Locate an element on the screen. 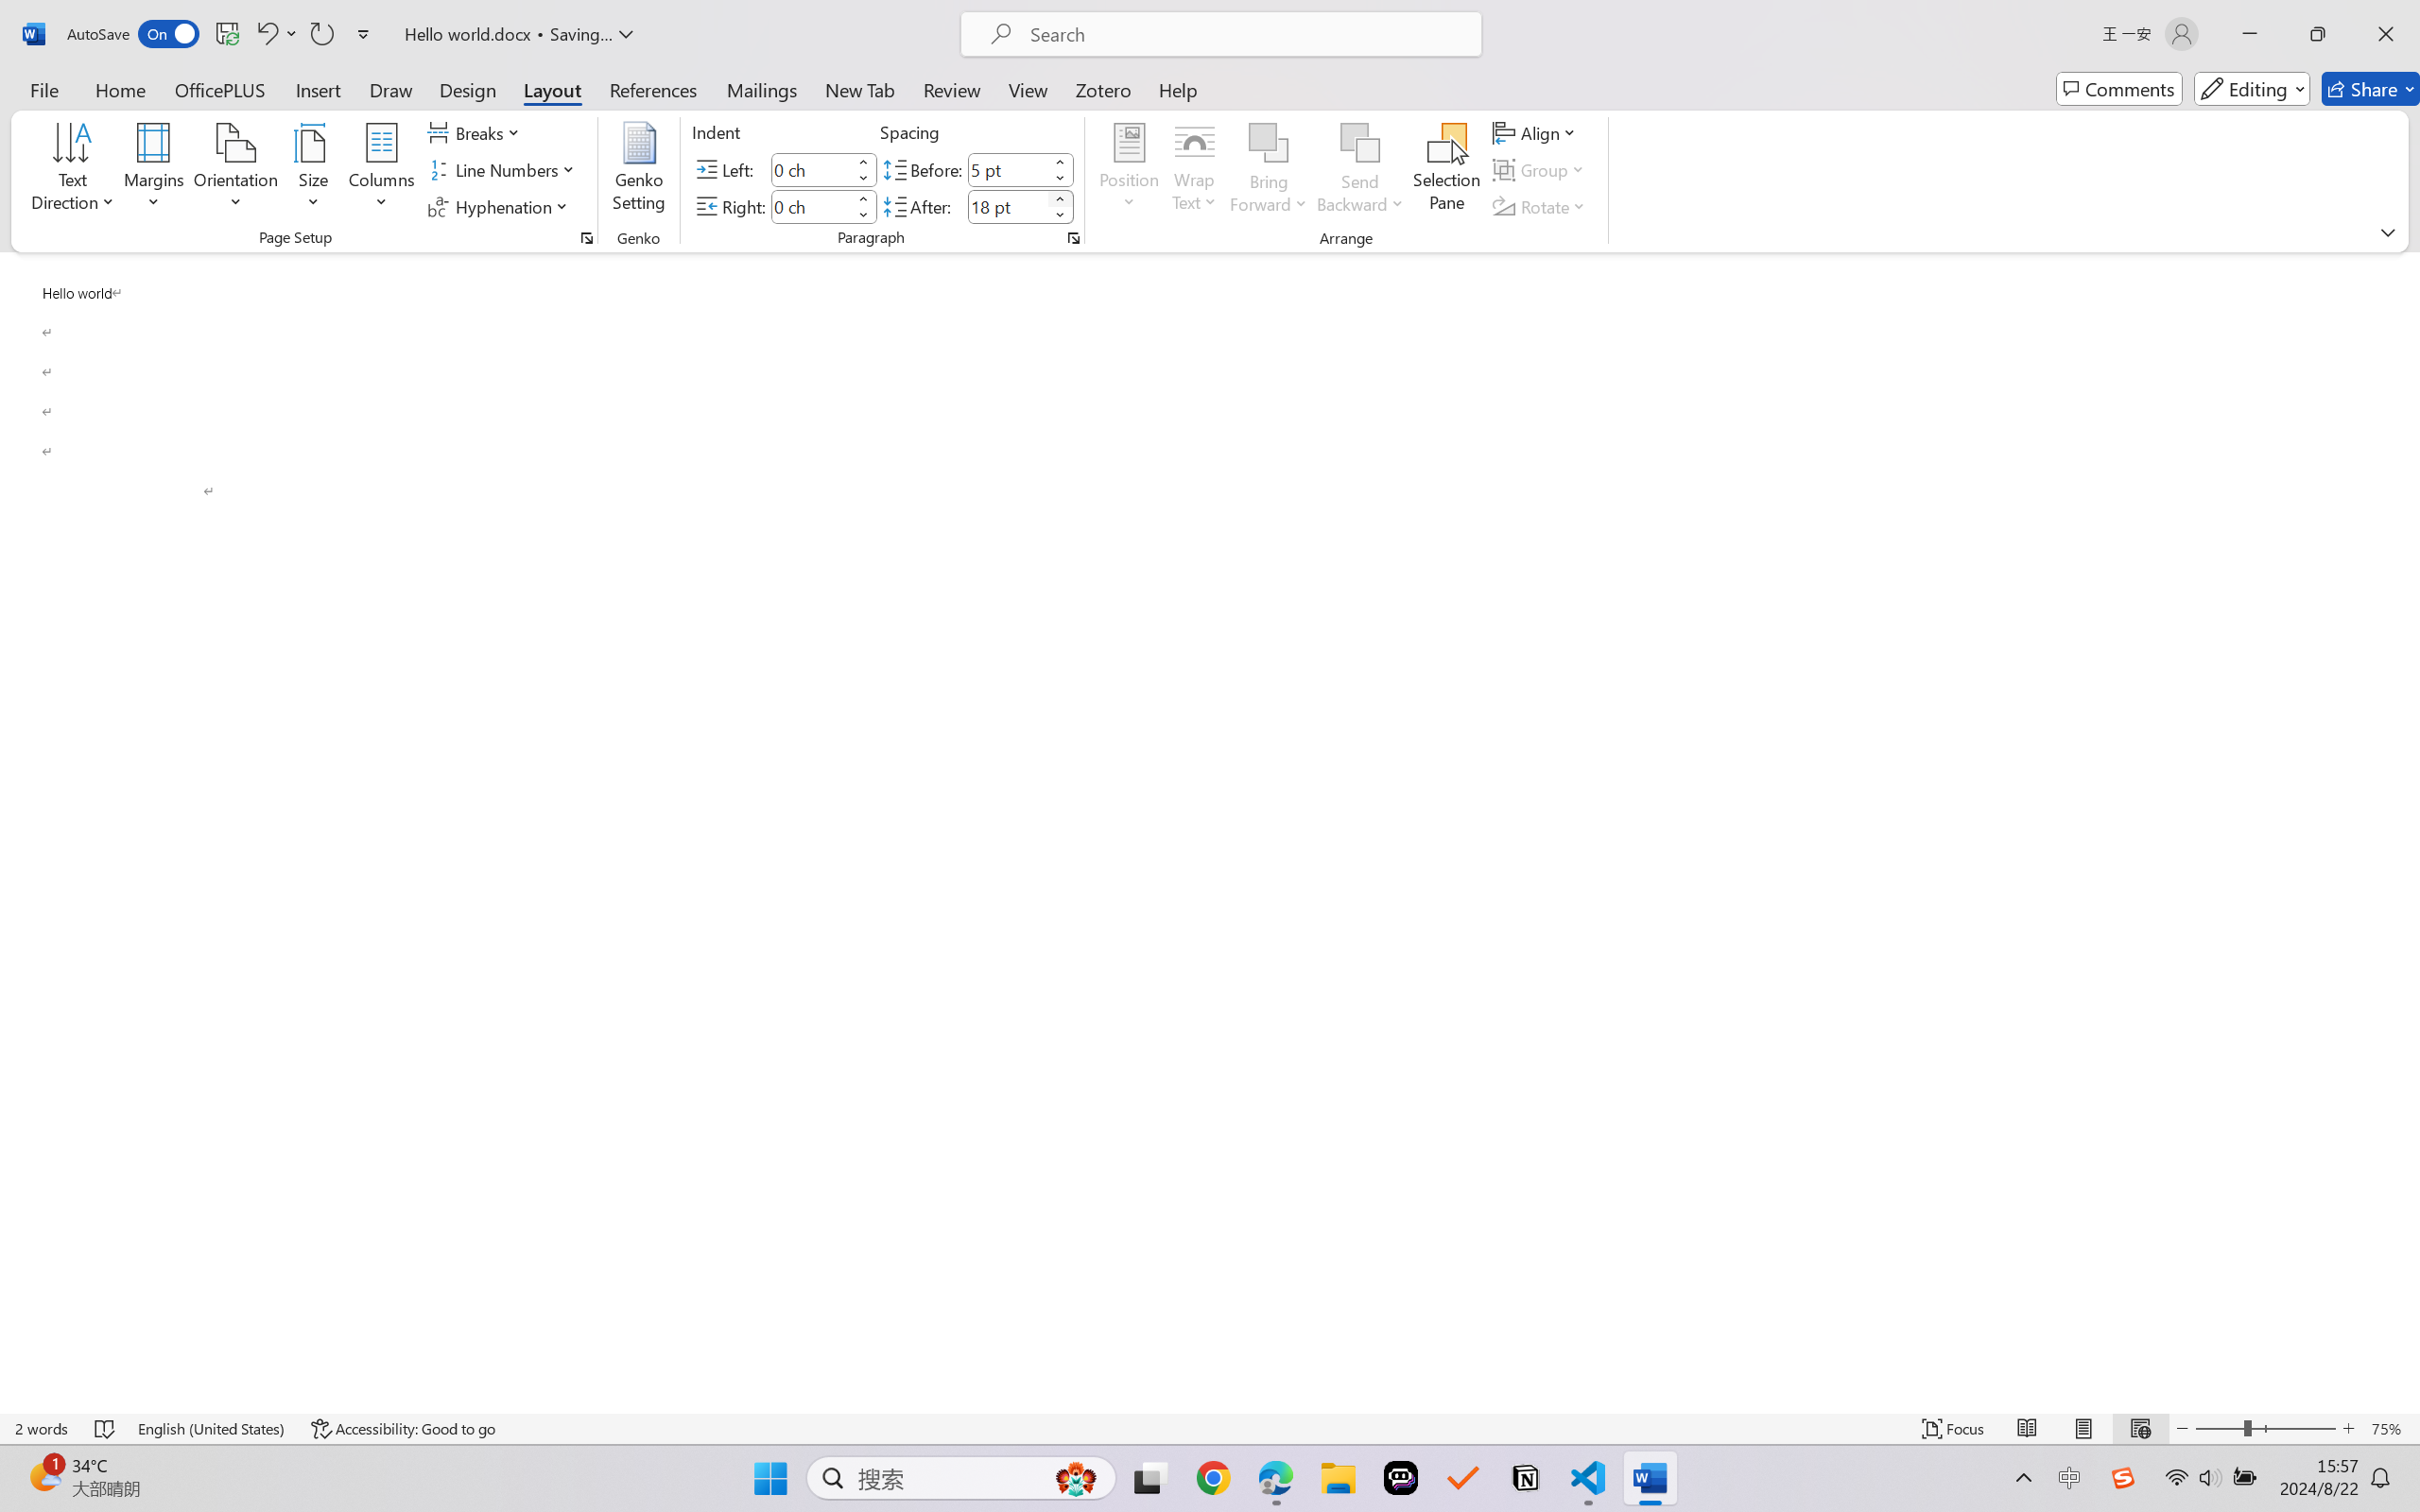 The height and width of the screenshot is (1512, 2420). 'Margins' is located at coordinates (153, 170).